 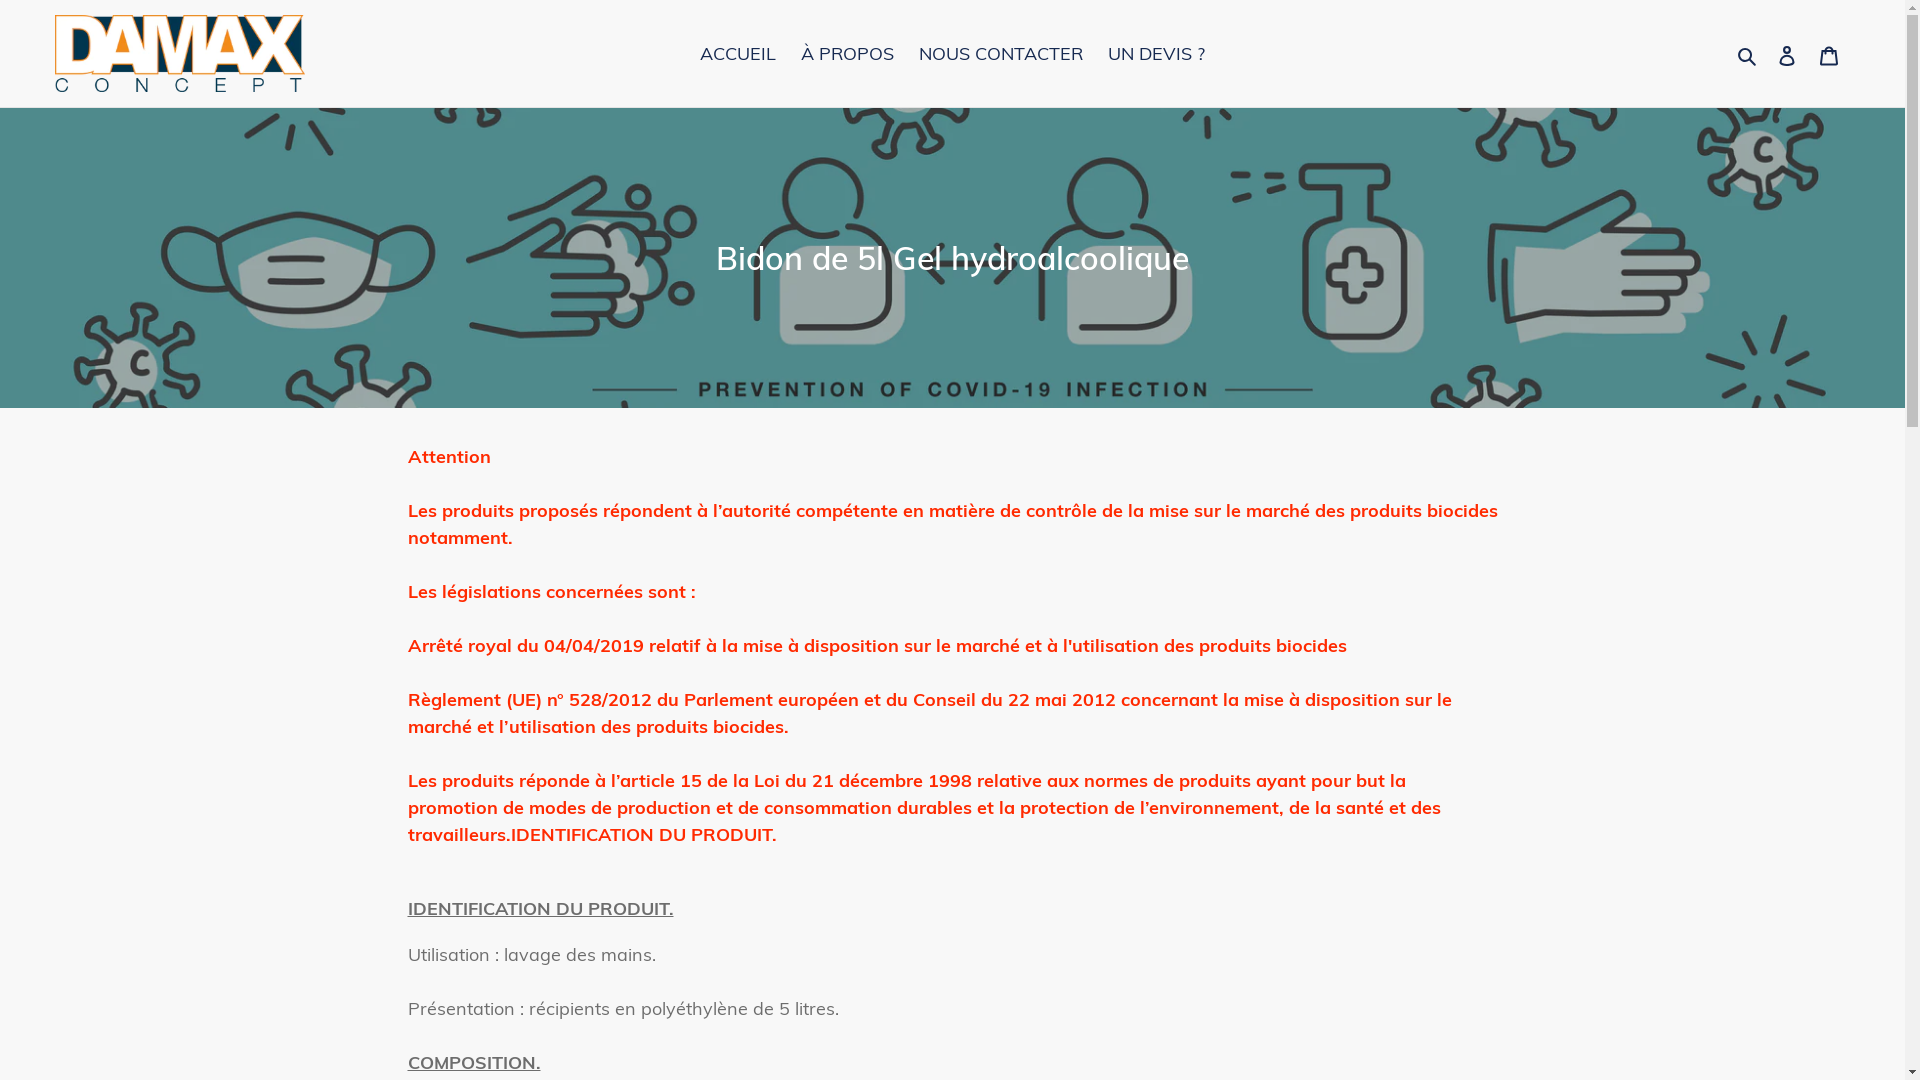 I want to click on 'ACCUEIL', so click(x=737, y=52).